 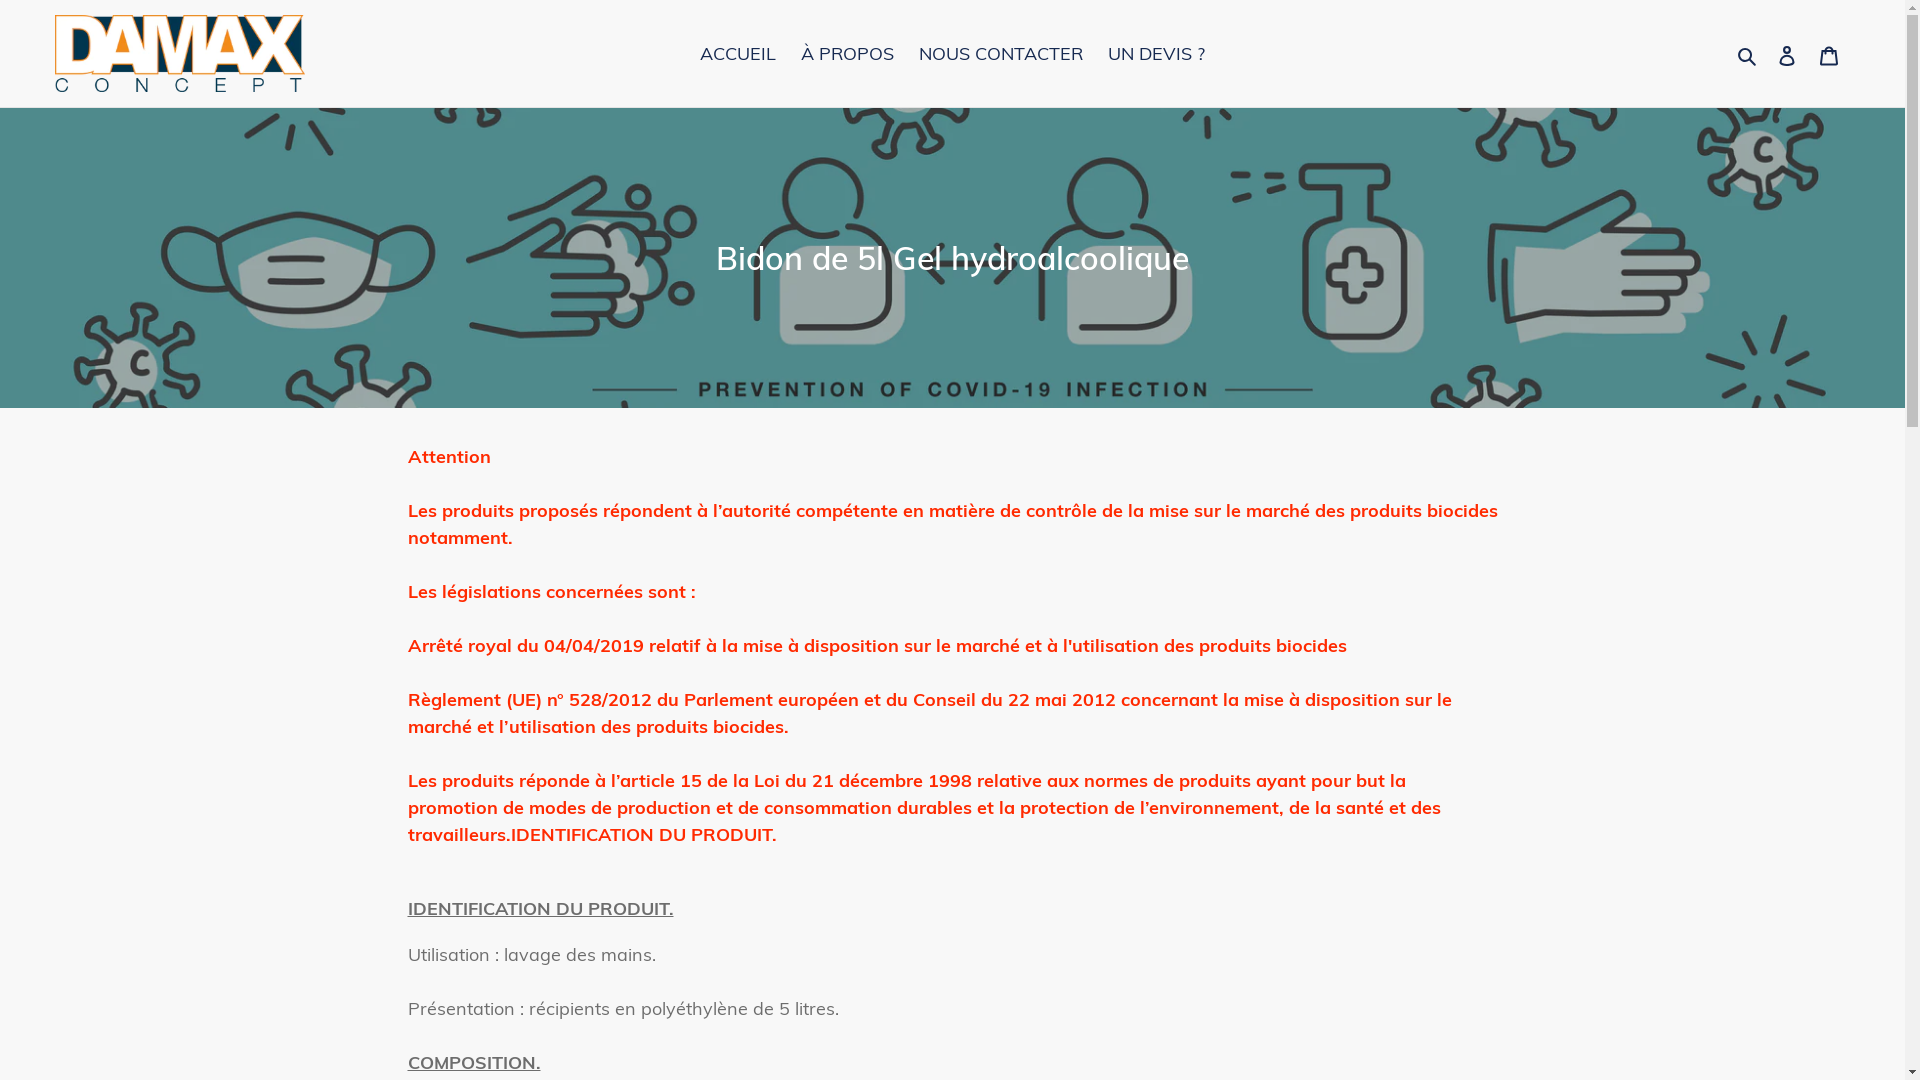 I want to click on 'ACCUEIL', so click(x=737, y=52).